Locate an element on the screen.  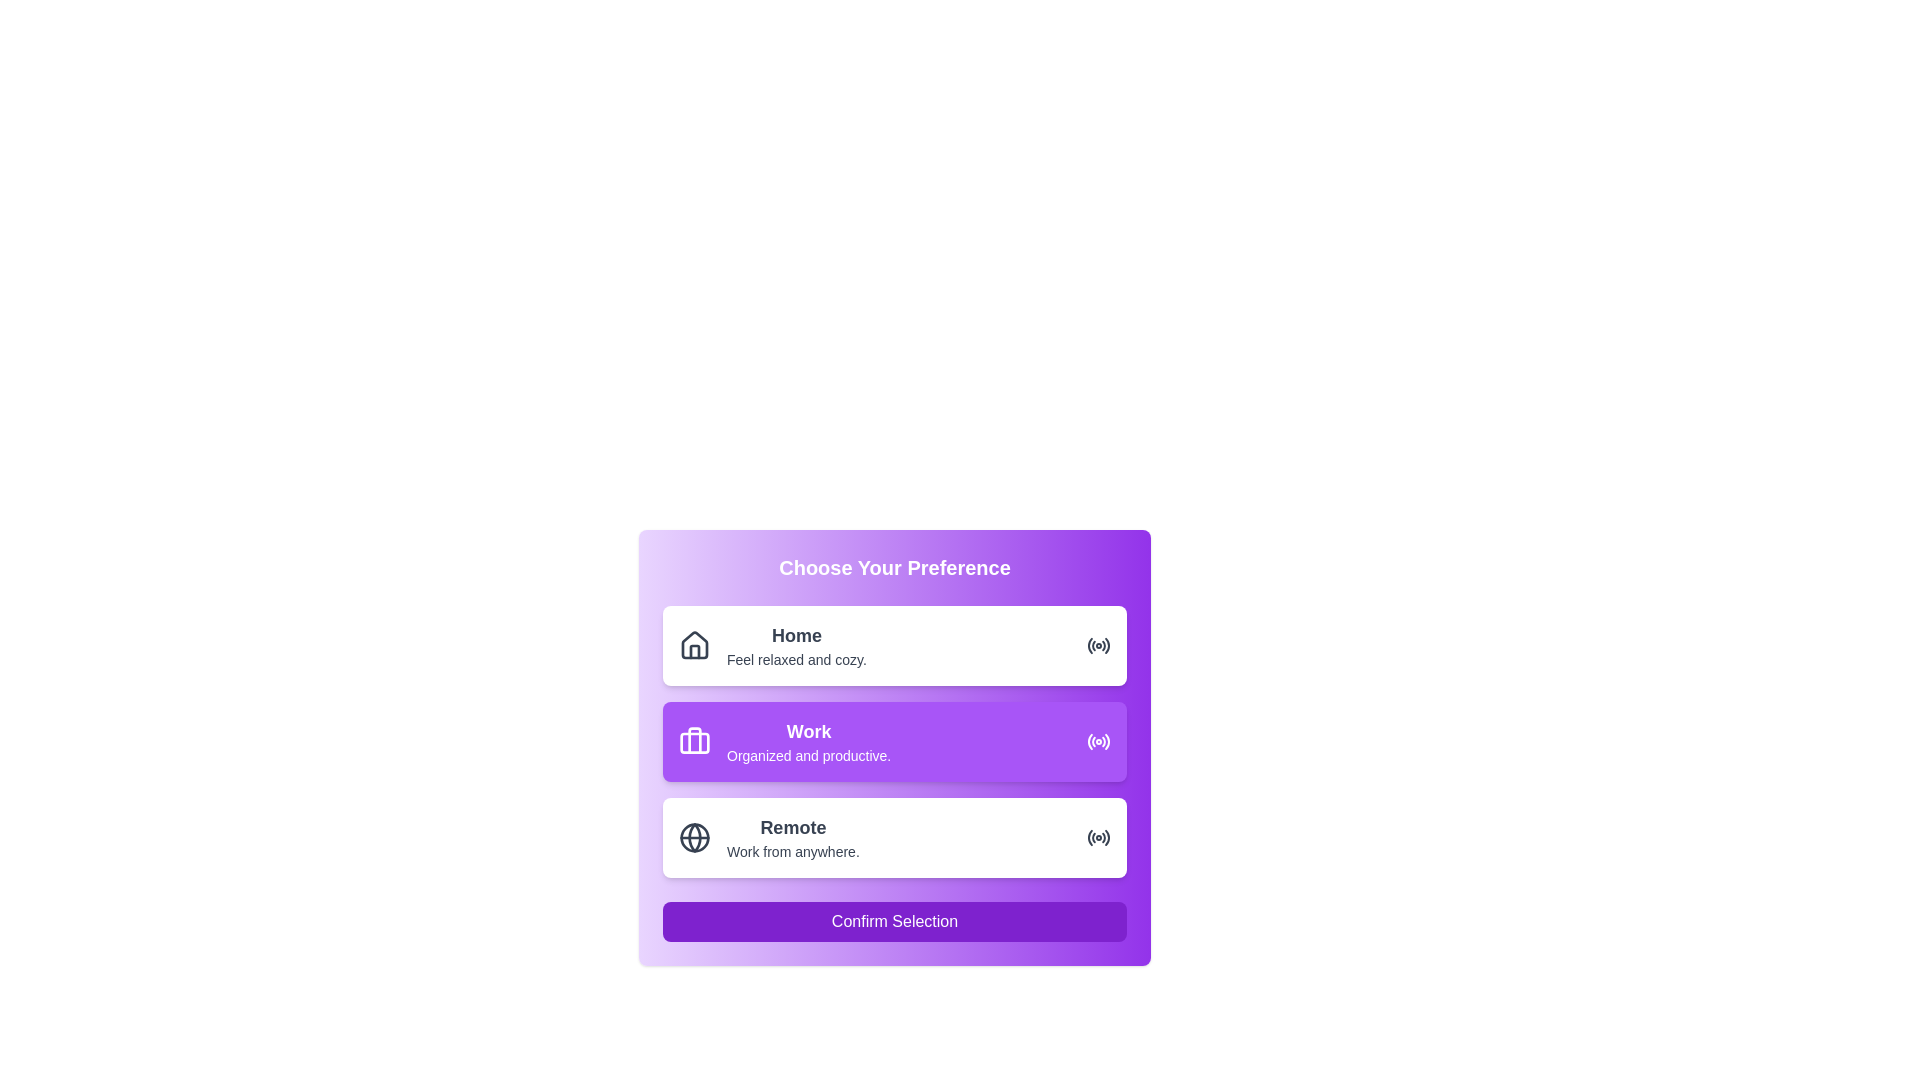
the representation of the briefcase icon on a purple background located in the 'Work' section, positioned left of the text 'Work Organized and productive.' is located at coordinates (695, 741).